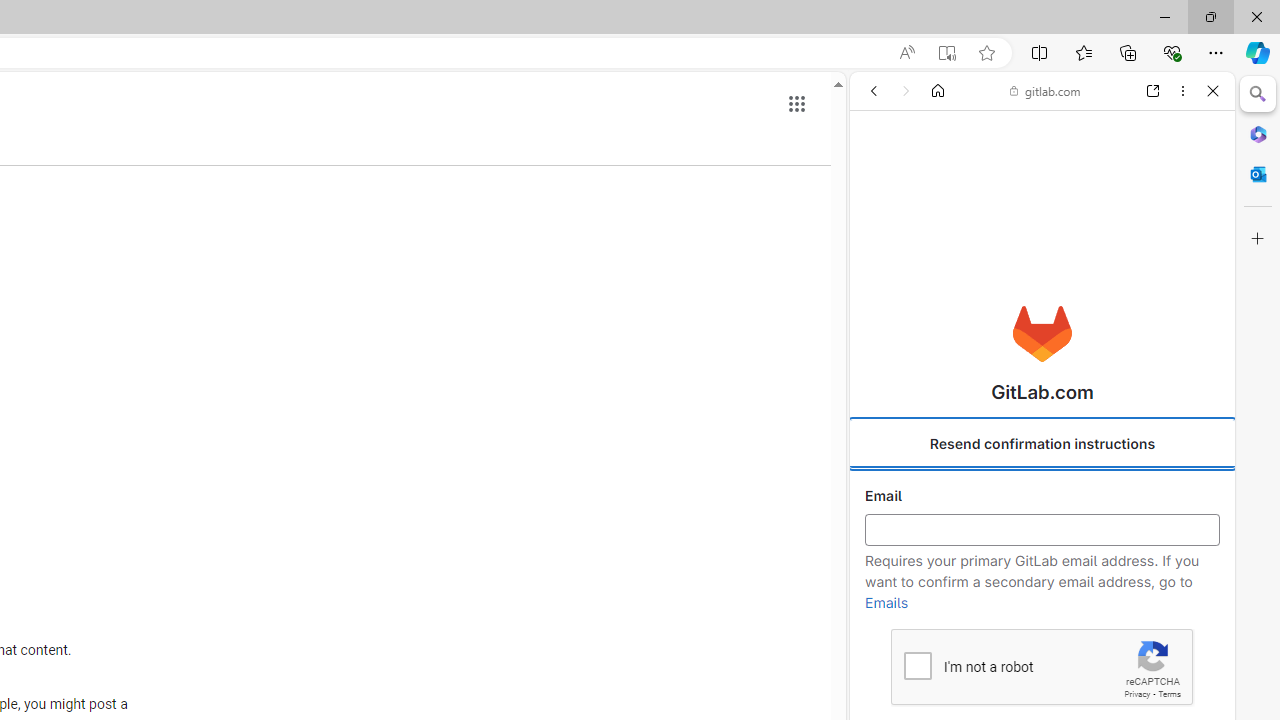  Describe the element at coordinates (1257, 94) in the screenshot. I see `'Close Search pane'` at that location.